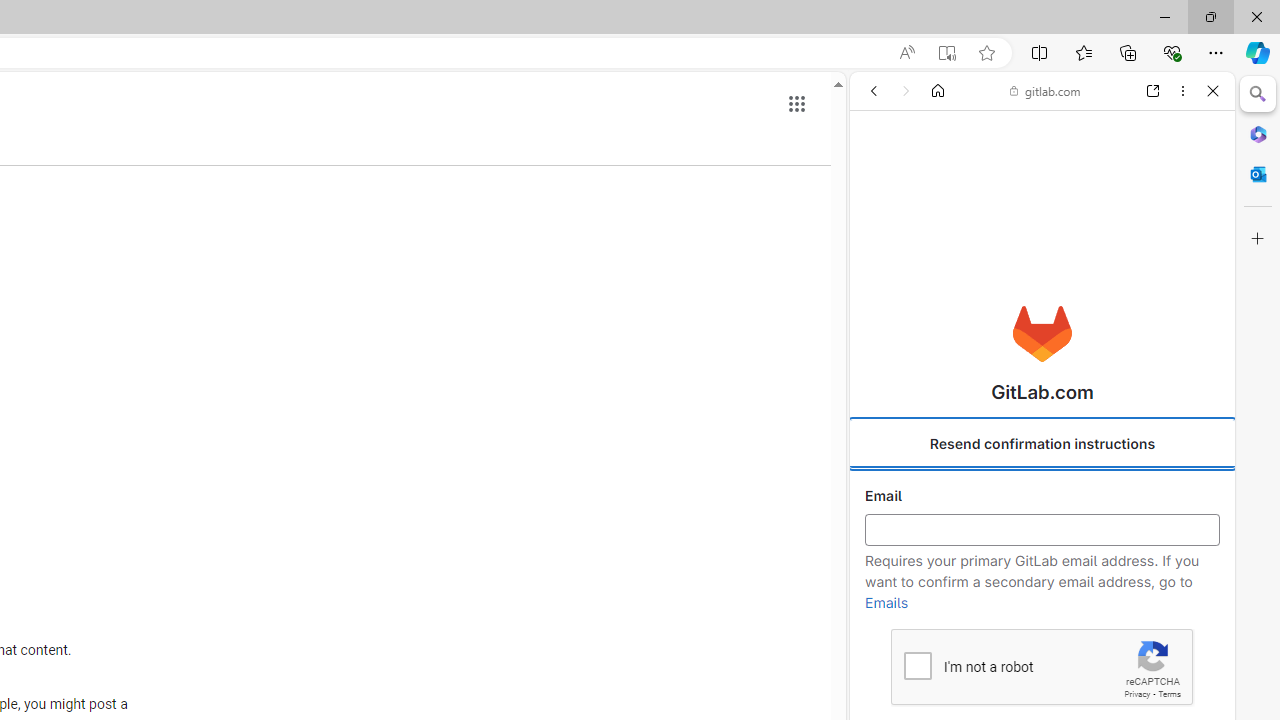  Describe the element at coordinates (1257, 94) in the screenshot. I see `'Close Search pane'` at that location.